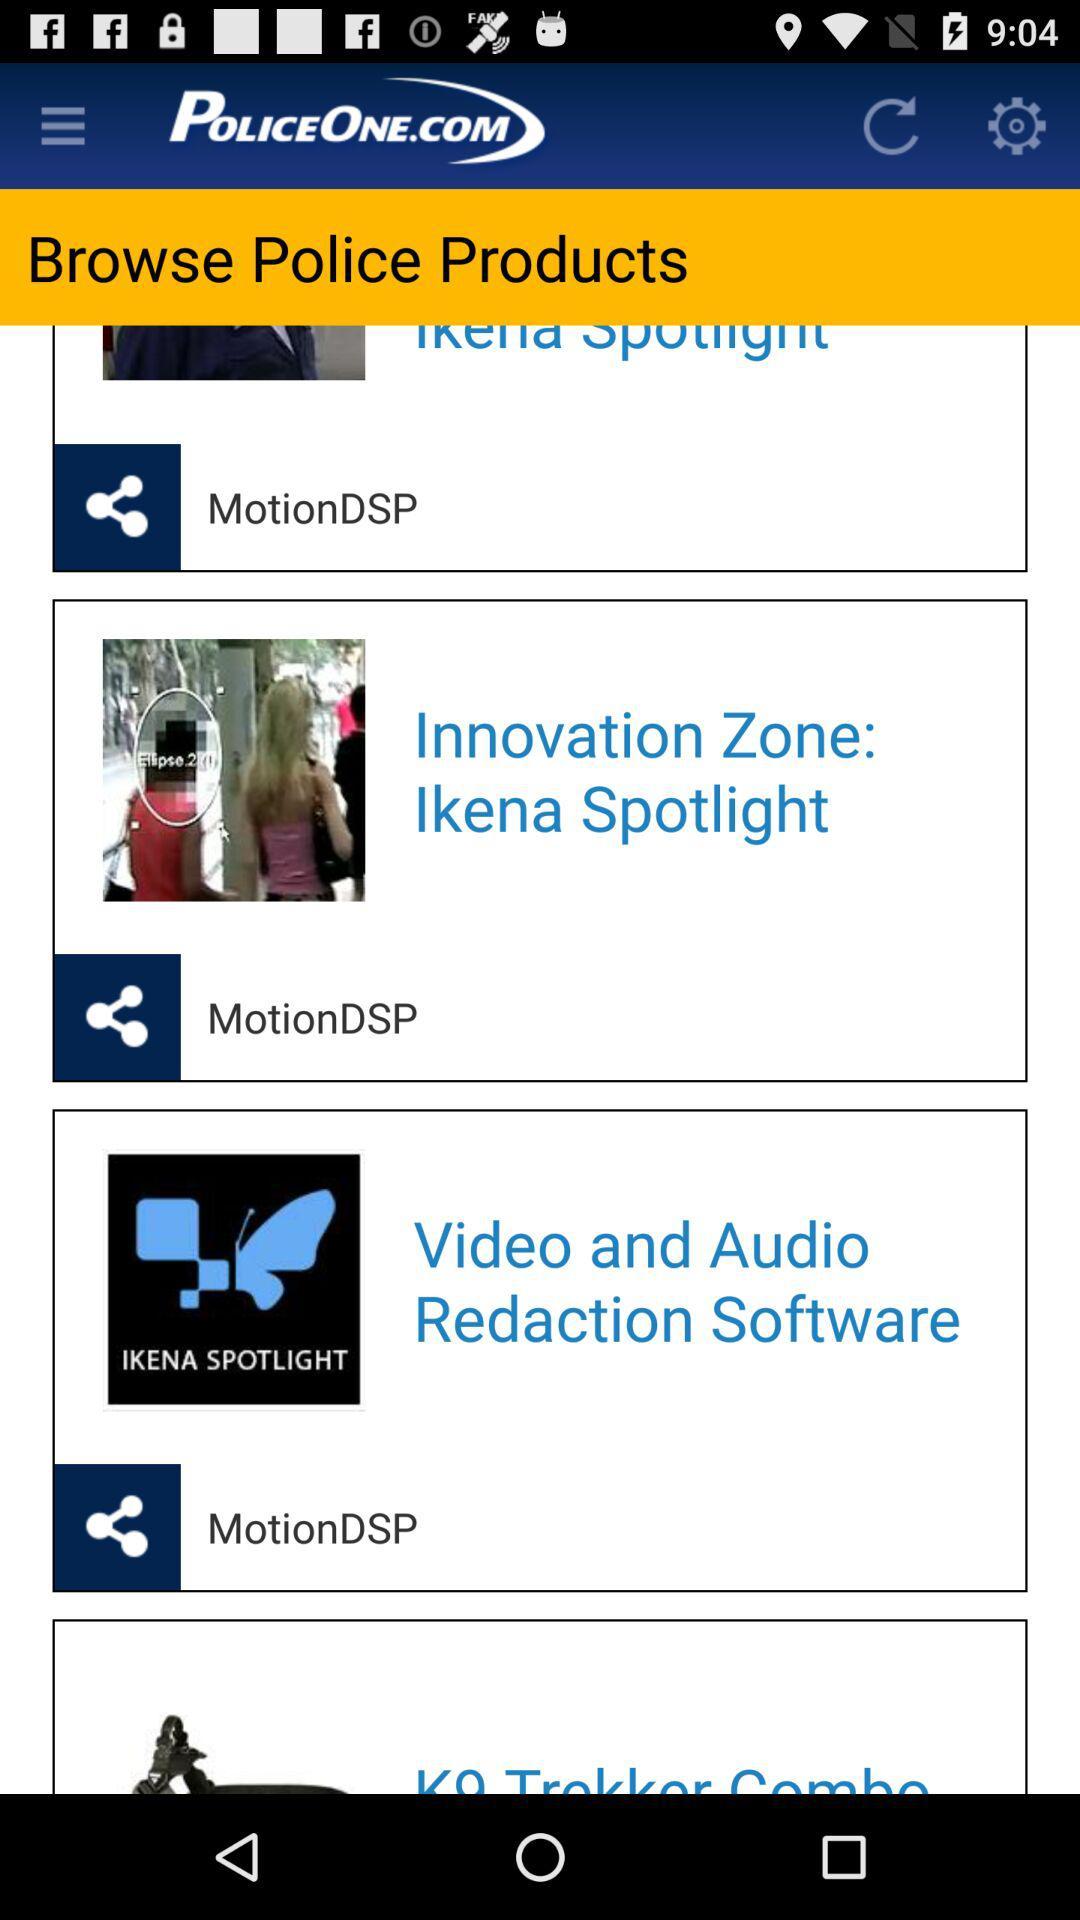 This screenshot has height=1920, width=1080. Describe the element at coordinates (890, 133) in the screenshot. I see `the refresh icon` at that location.